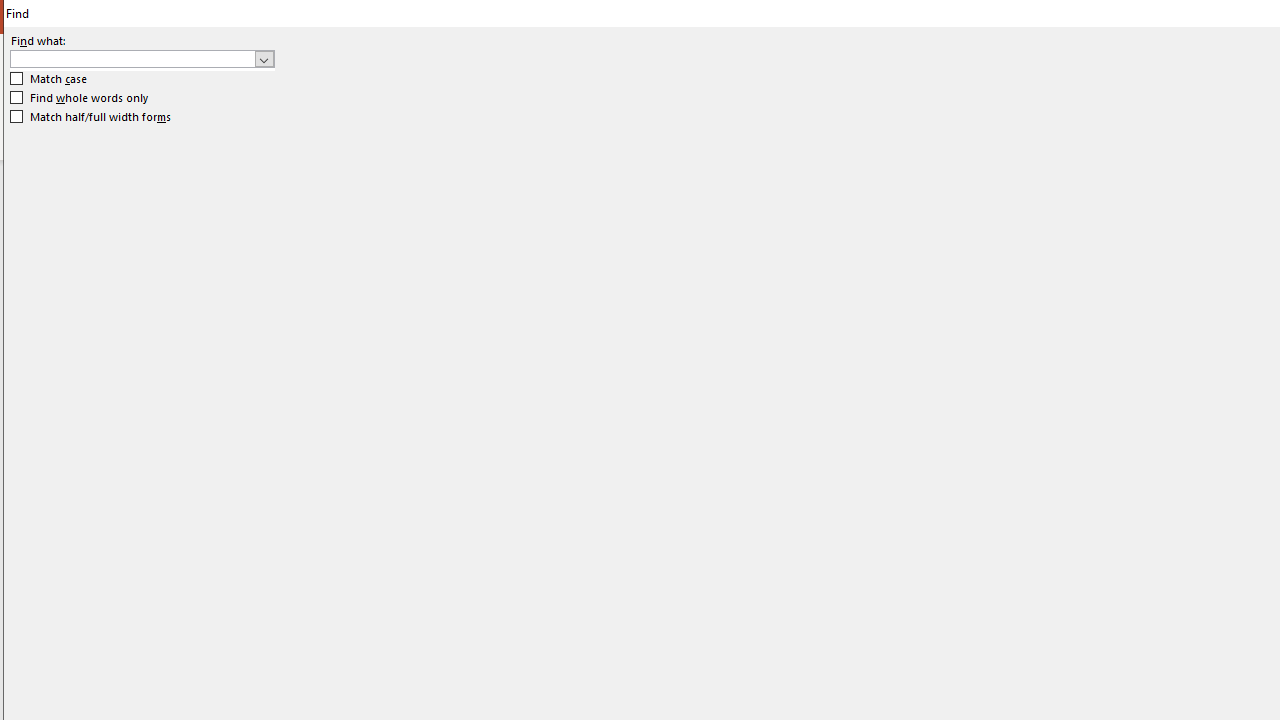  Describe the element at coordinates (132, 58) in the screenshot. I see `'Find what'` at that location.